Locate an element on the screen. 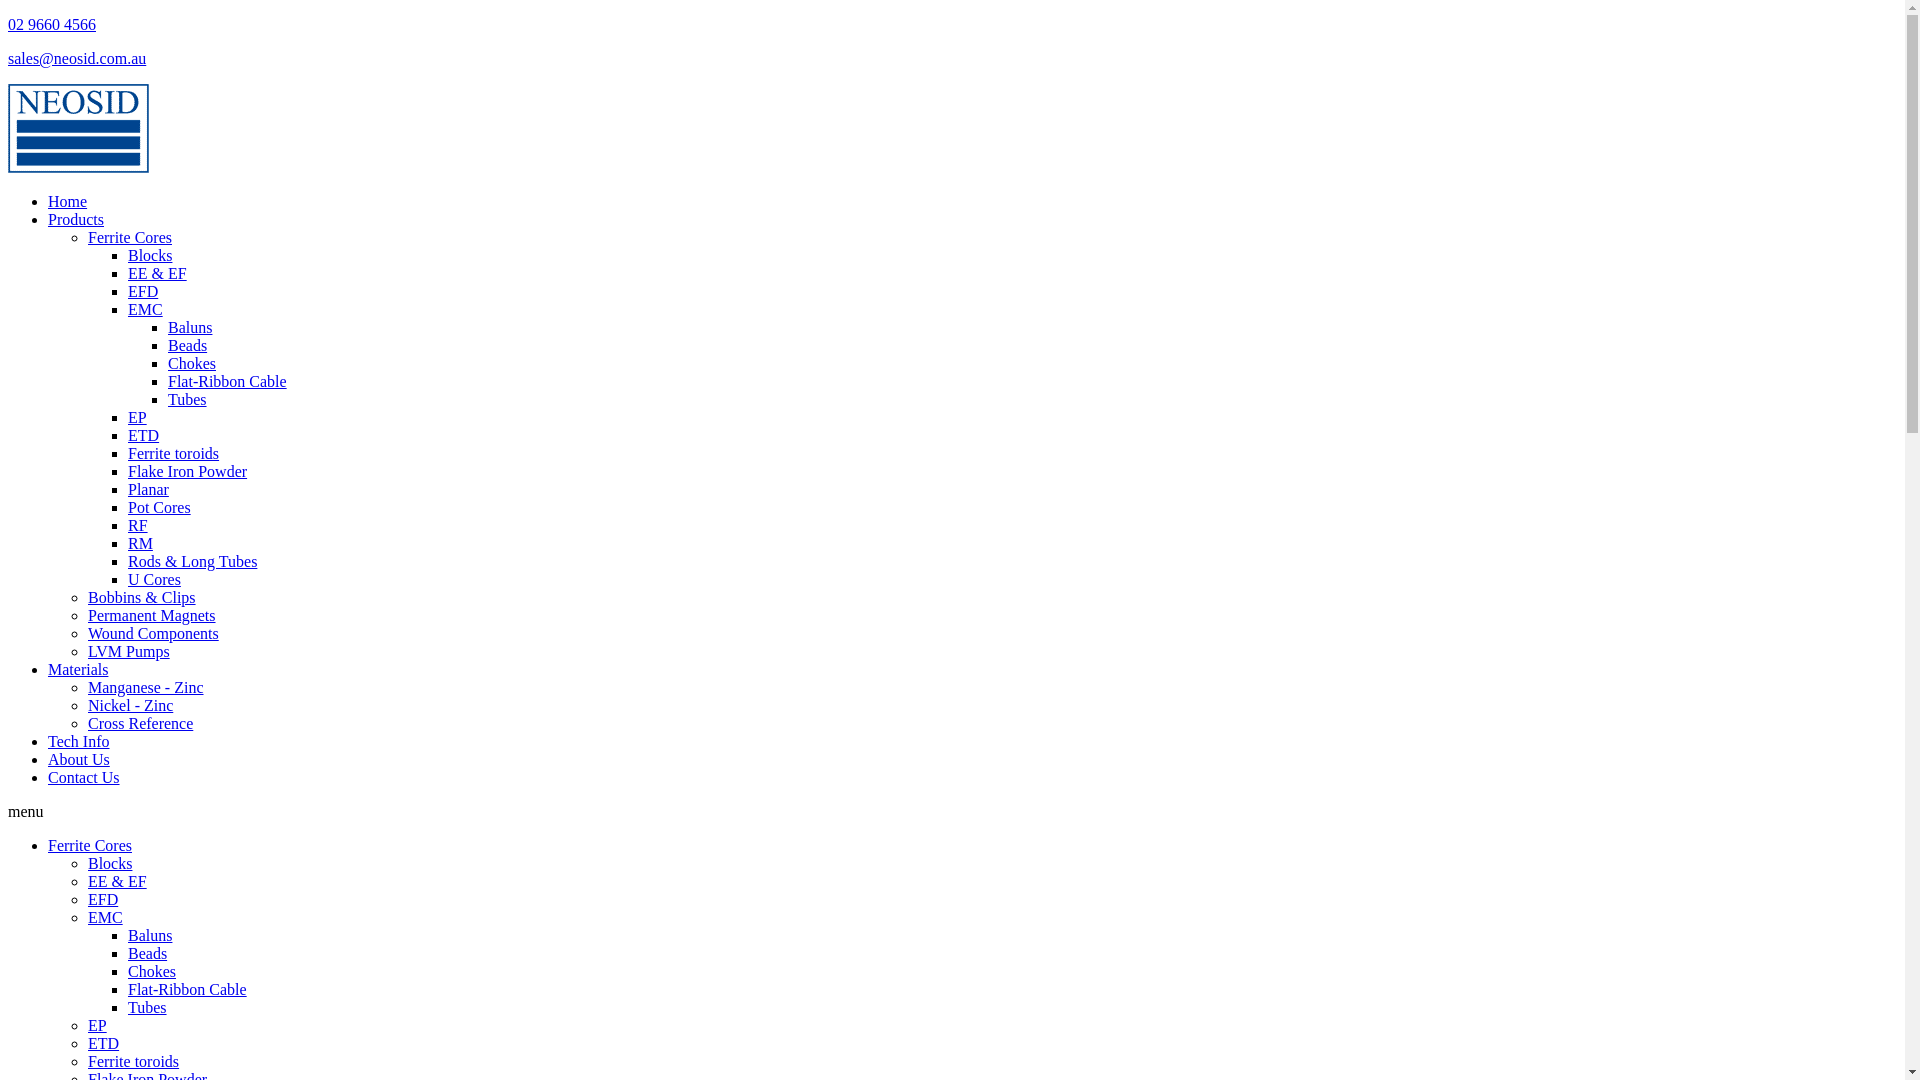 The width and height of the screenshot is (1920, 1080). 'Contact Us' is located at coordinates (82, 776).